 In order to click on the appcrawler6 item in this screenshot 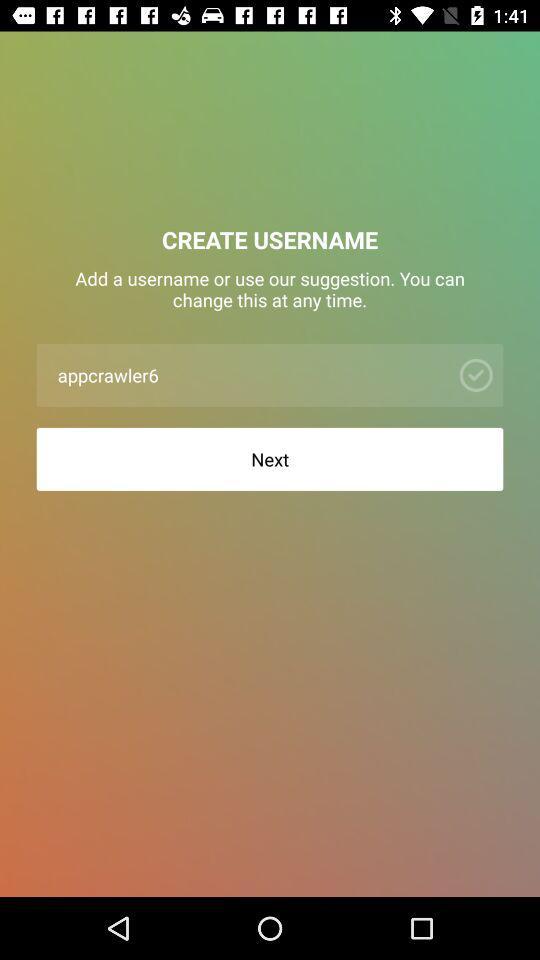, I will do `click(248, 374)`.